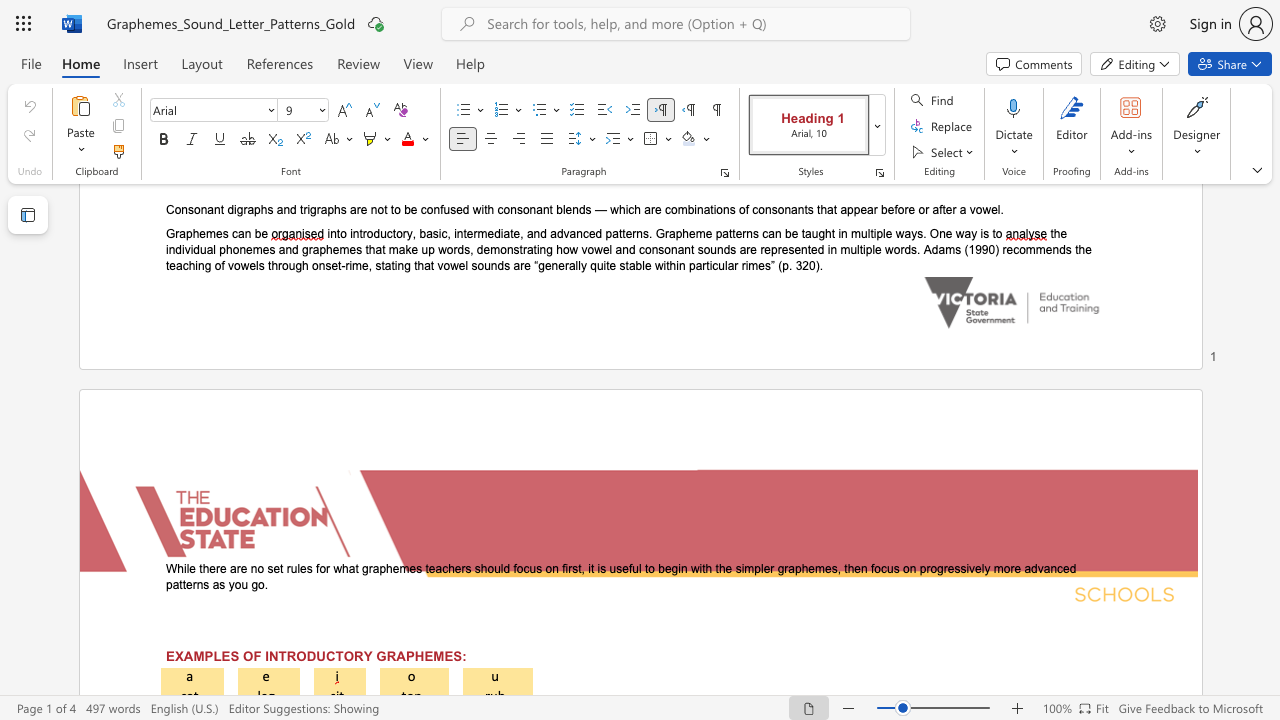  What do you see at coordinates (413, 656) in the screenshot?
I see `the subset text "HEMES:" within the text "EXAMPLES OF INTRODUCTORY GRAPHEMES:"` at bounding box center [413, 656].